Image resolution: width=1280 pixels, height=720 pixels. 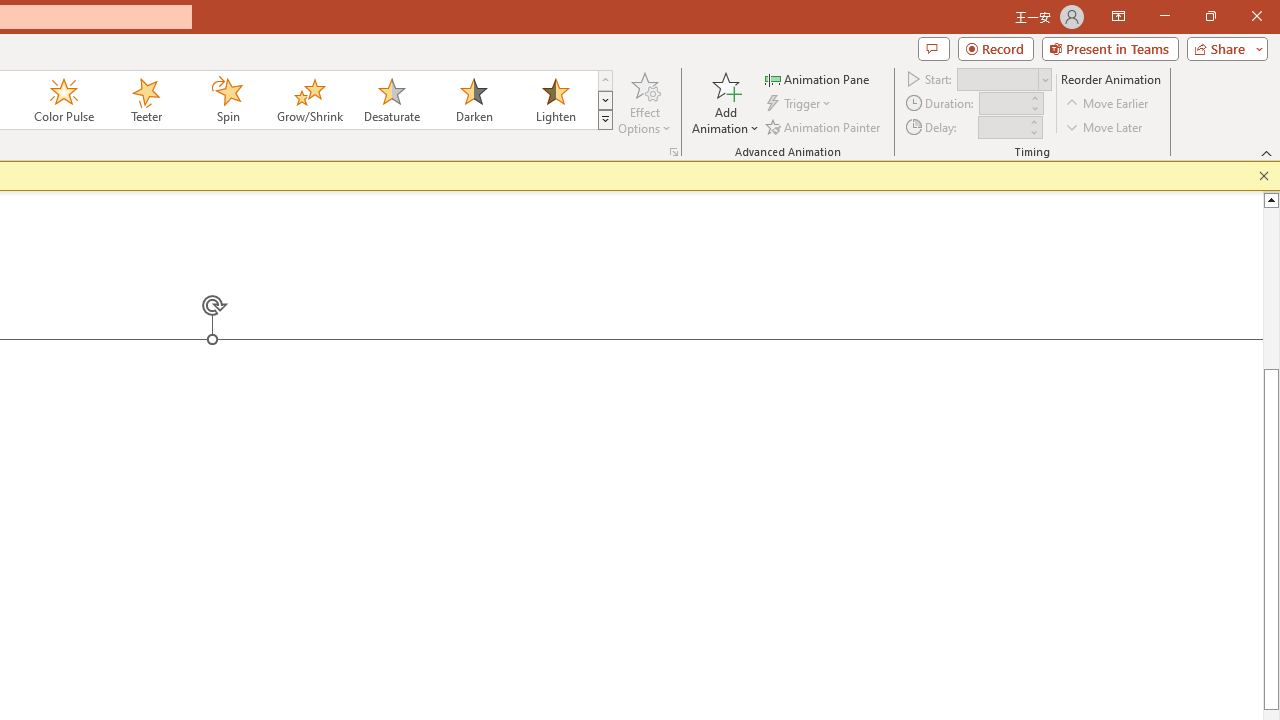 I want to click on 'Teeter', so click(x=144, y=100).